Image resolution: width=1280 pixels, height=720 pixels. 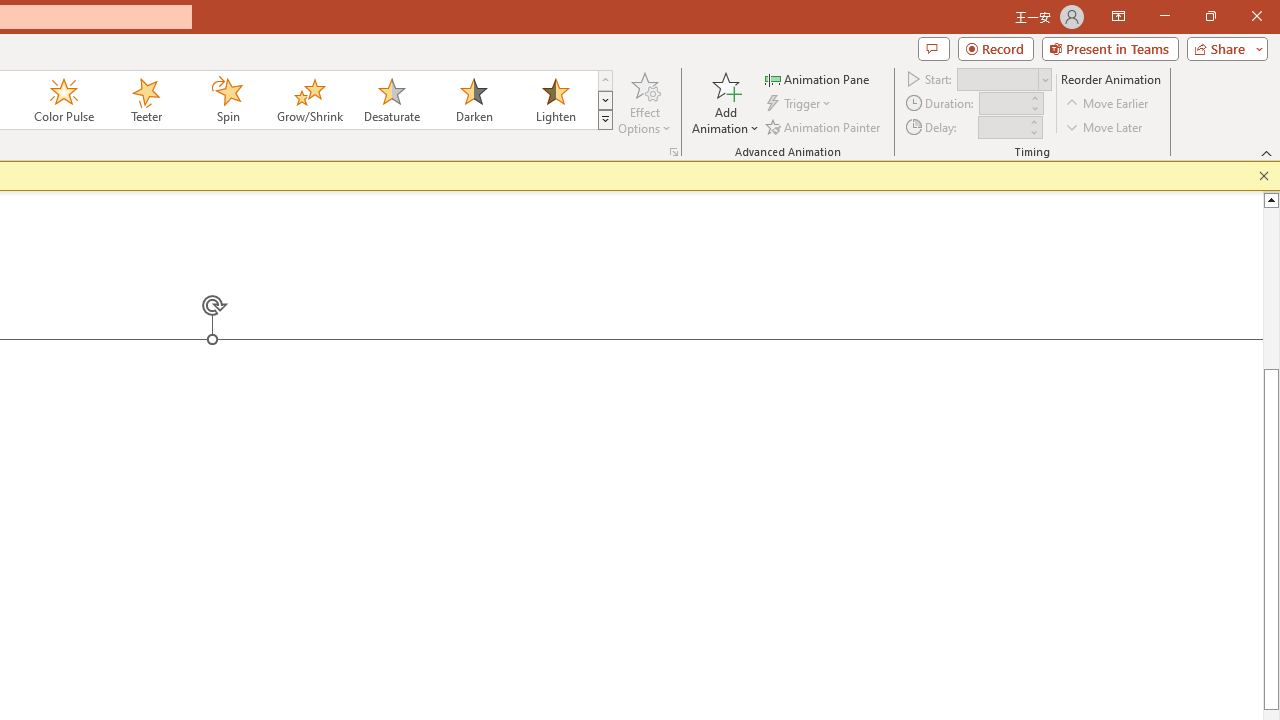 I want to click on 'Teeter', so click(x=144, y=100).